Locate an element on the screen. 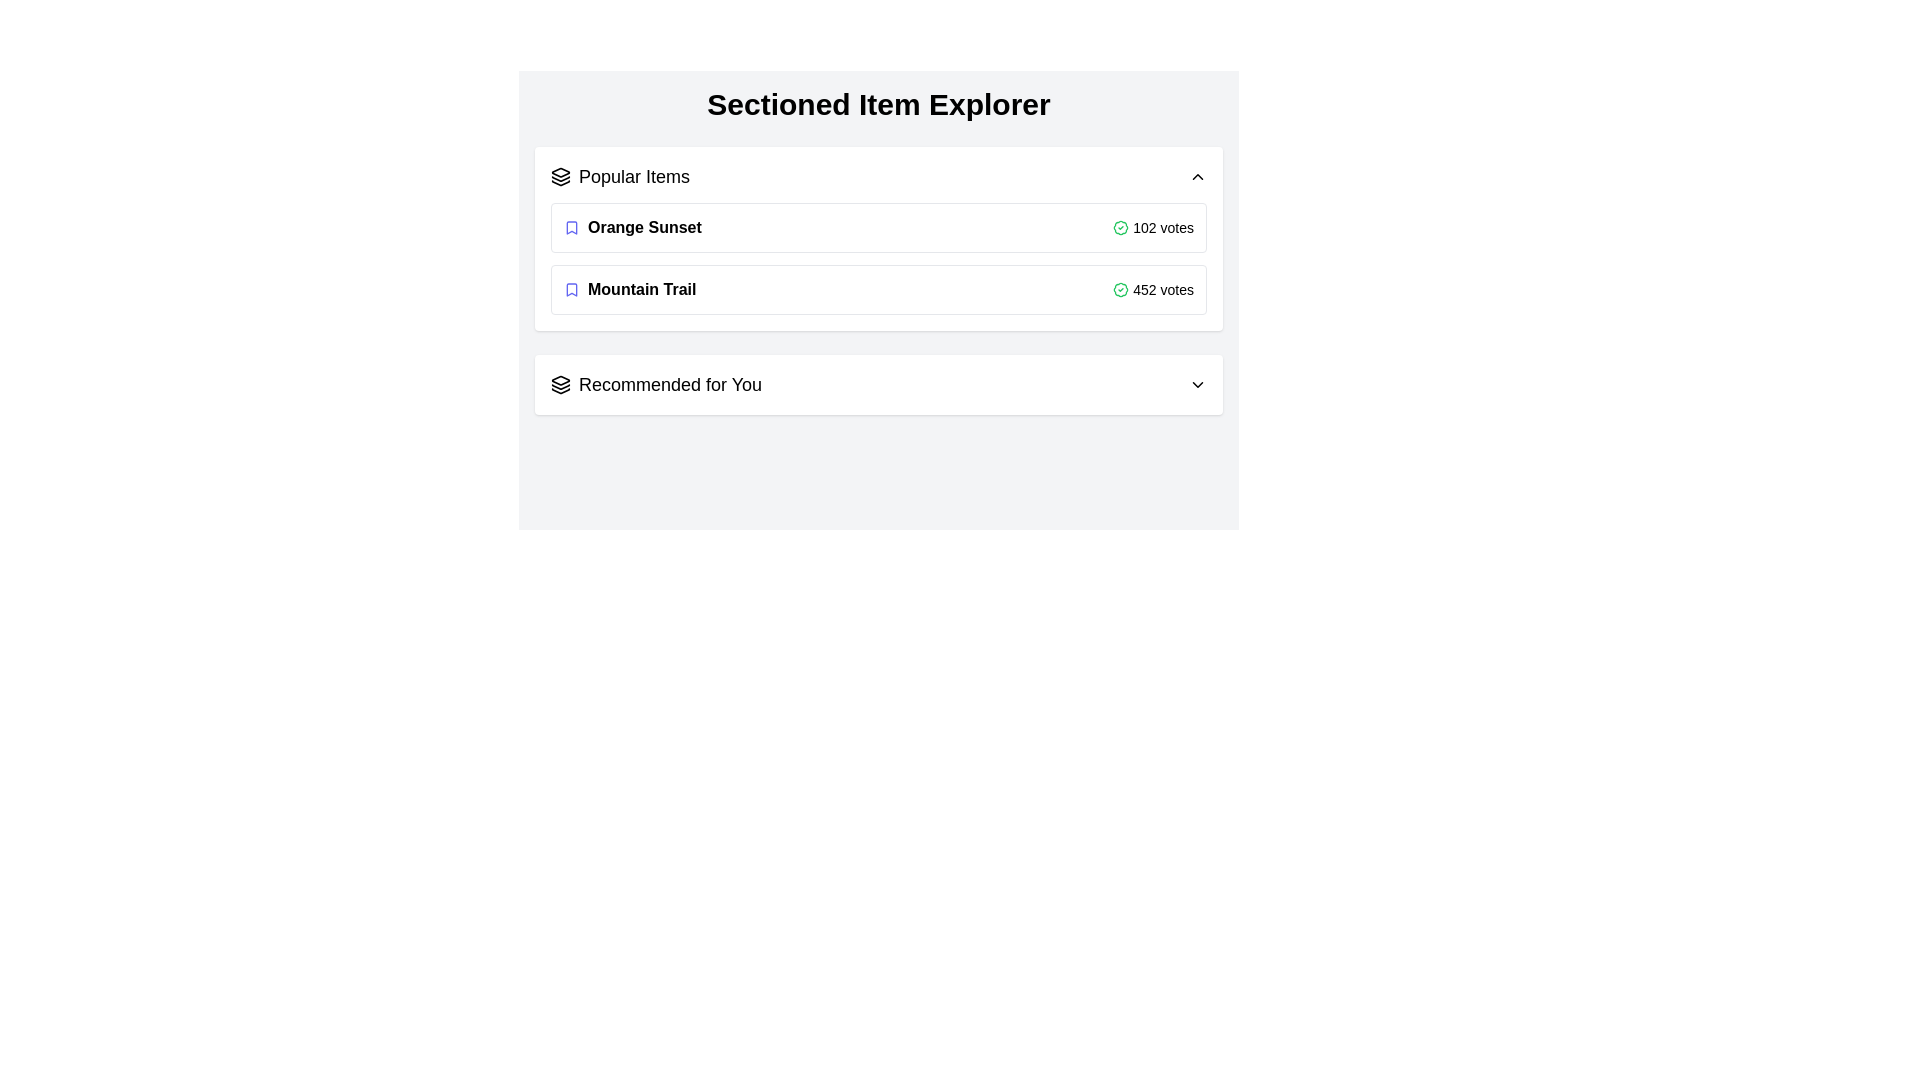 The image size is (1920, 1080). the text and icon displaying the number of votes for 'Orange Sunset' located at the far-right side of the row labeled 'Orange Sunset' in the 'Popular Items' section is located at coordinates (1153, 226).